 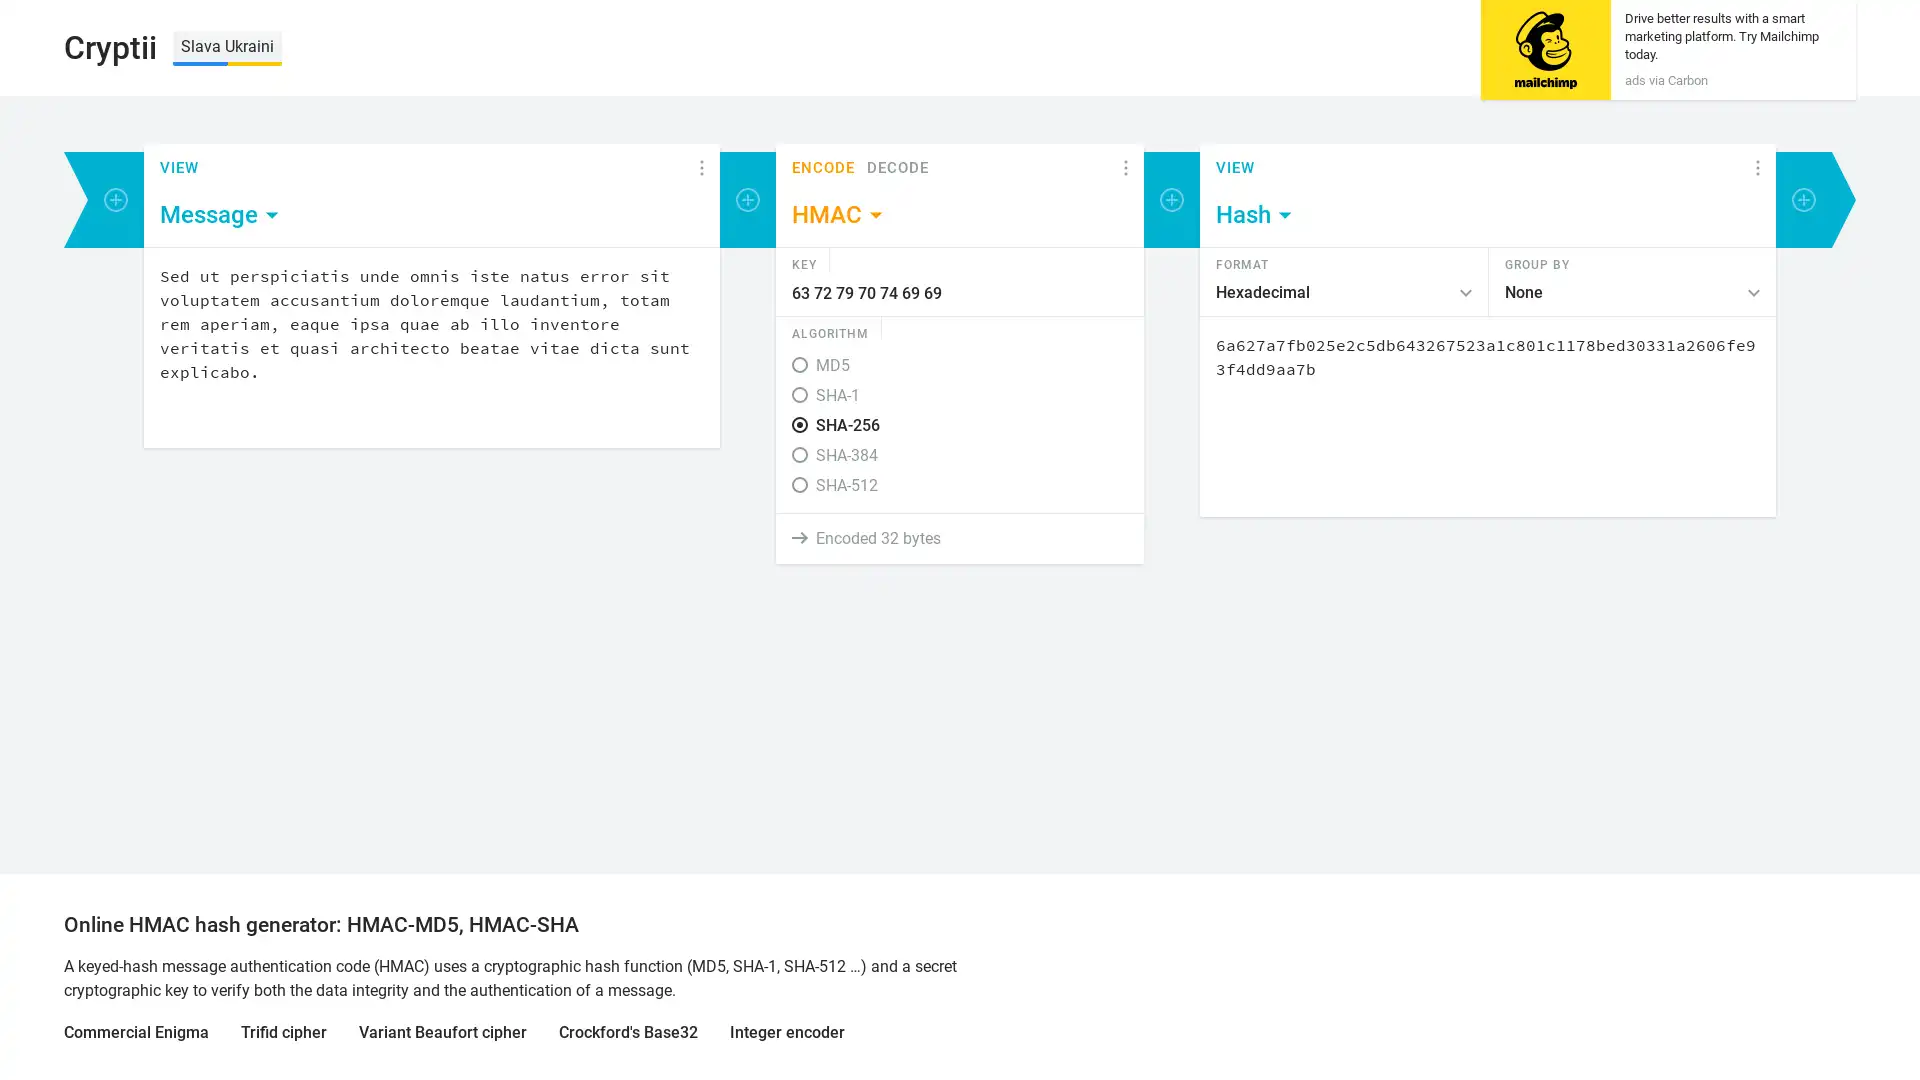 What do you see at coordinates (747, 200) in the screenshot?
I see `Add encoder or viewer` at bounding box center [747, 200].